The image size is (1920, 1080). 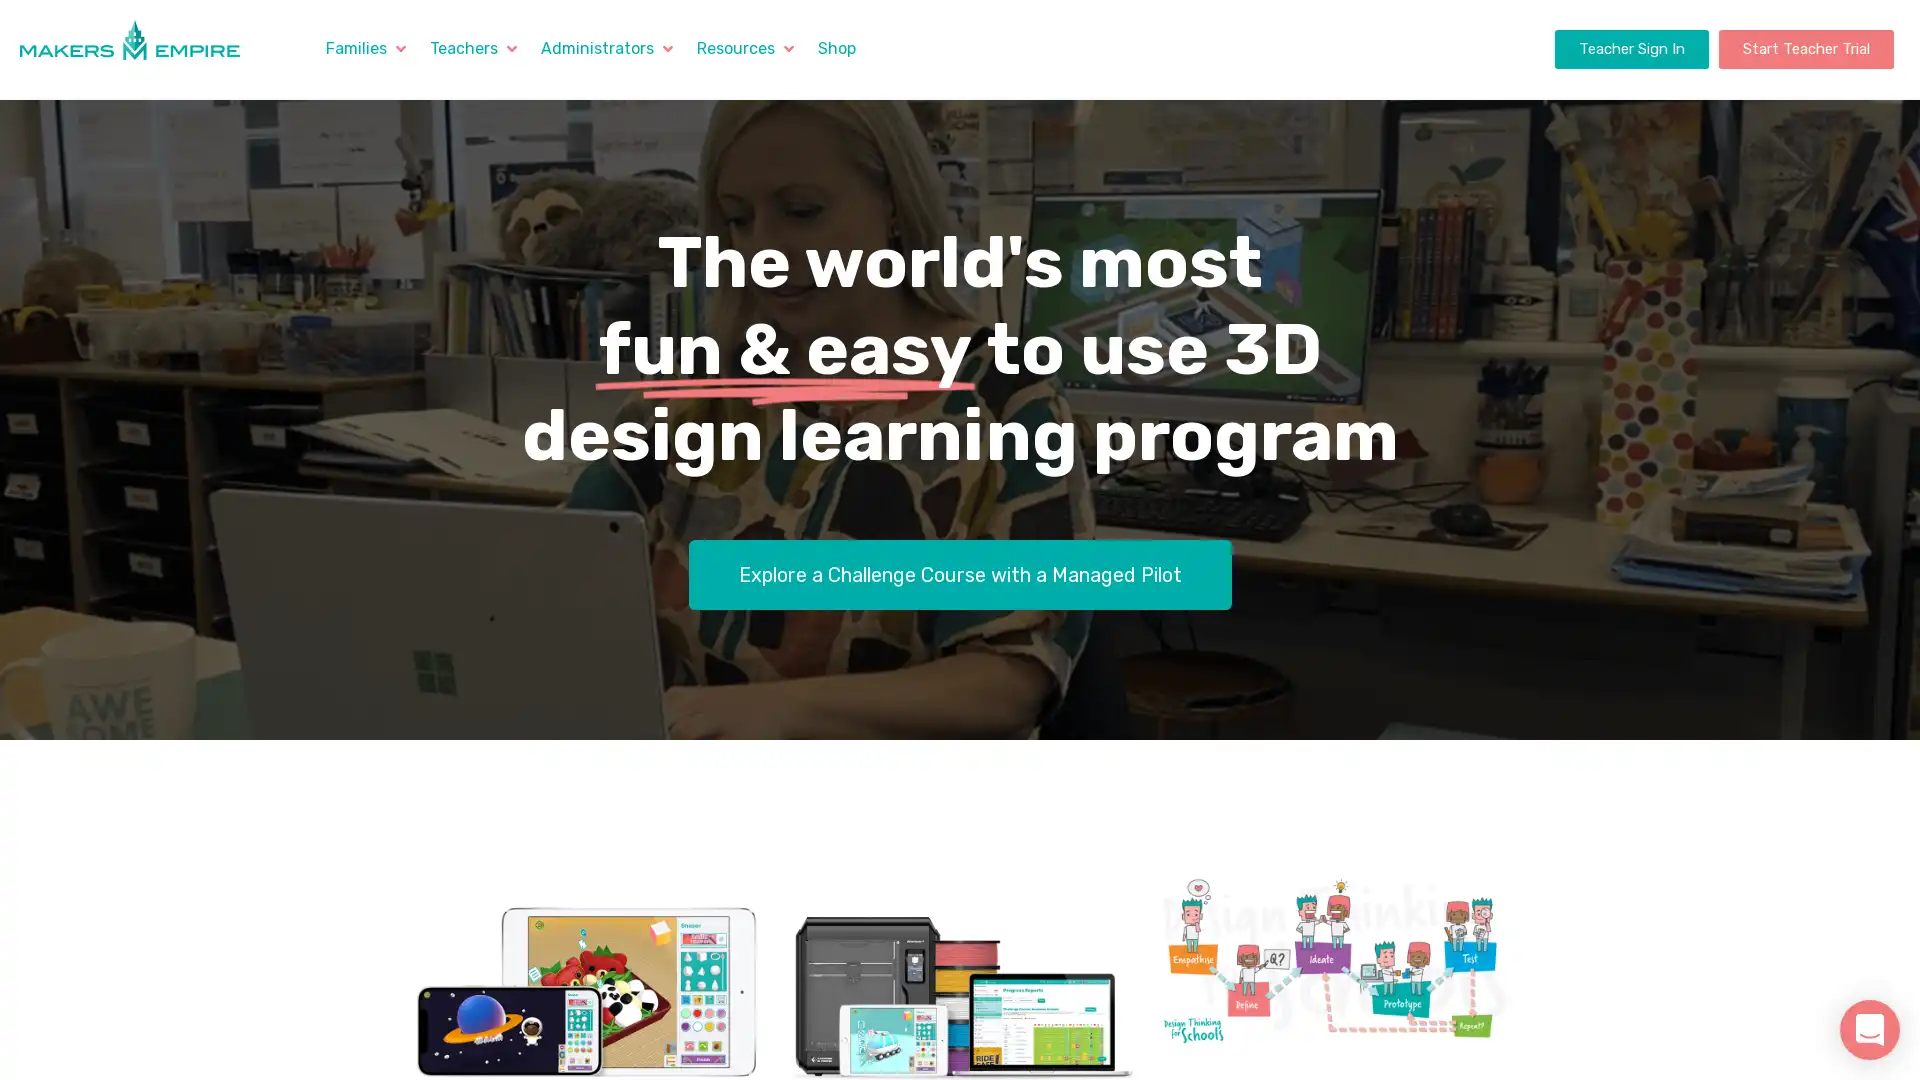 I want to click on Open Intercom Messenger, so click(x=1869, y=1029).